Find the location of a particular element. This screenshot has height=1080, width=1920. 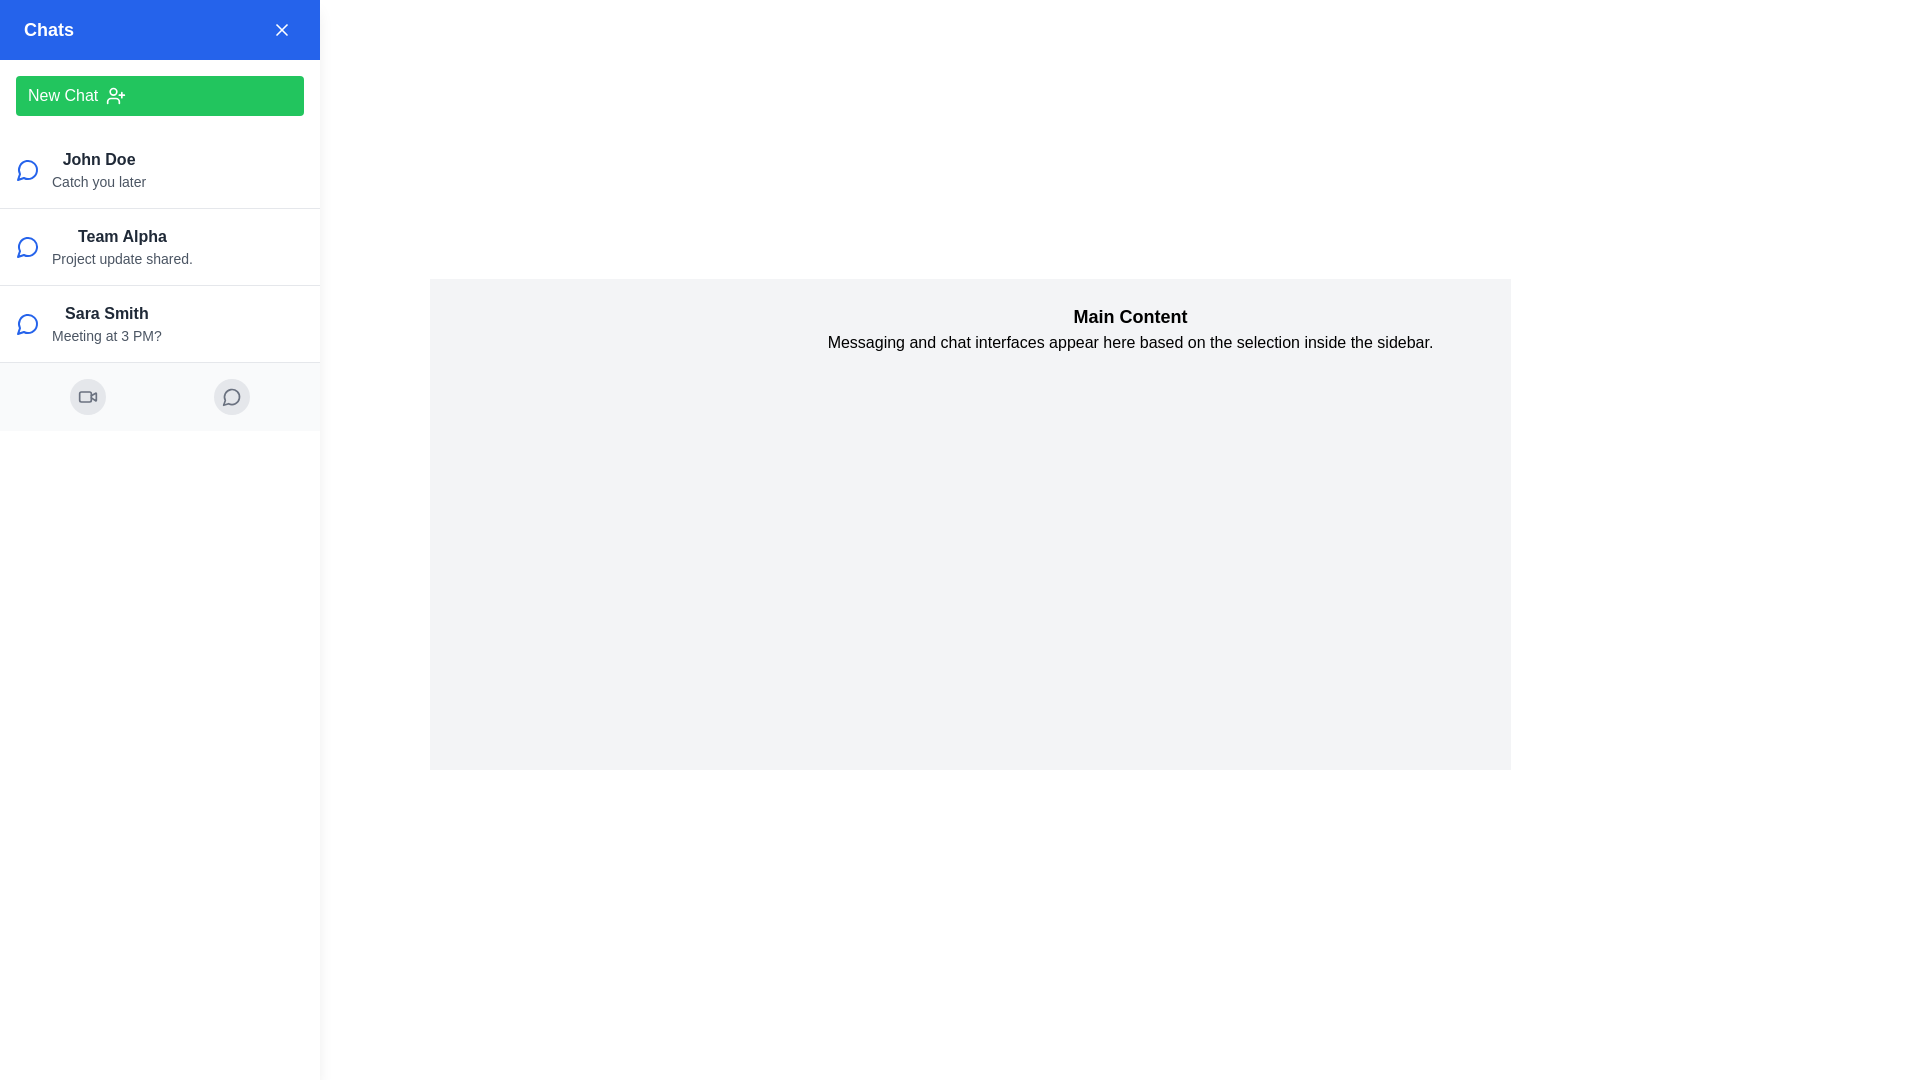

the circular blue outlined speech bubble icon in the sidebar chat area, located to the left of the 'John DoeCatch you later' text group is located at coordinates (28, 168).